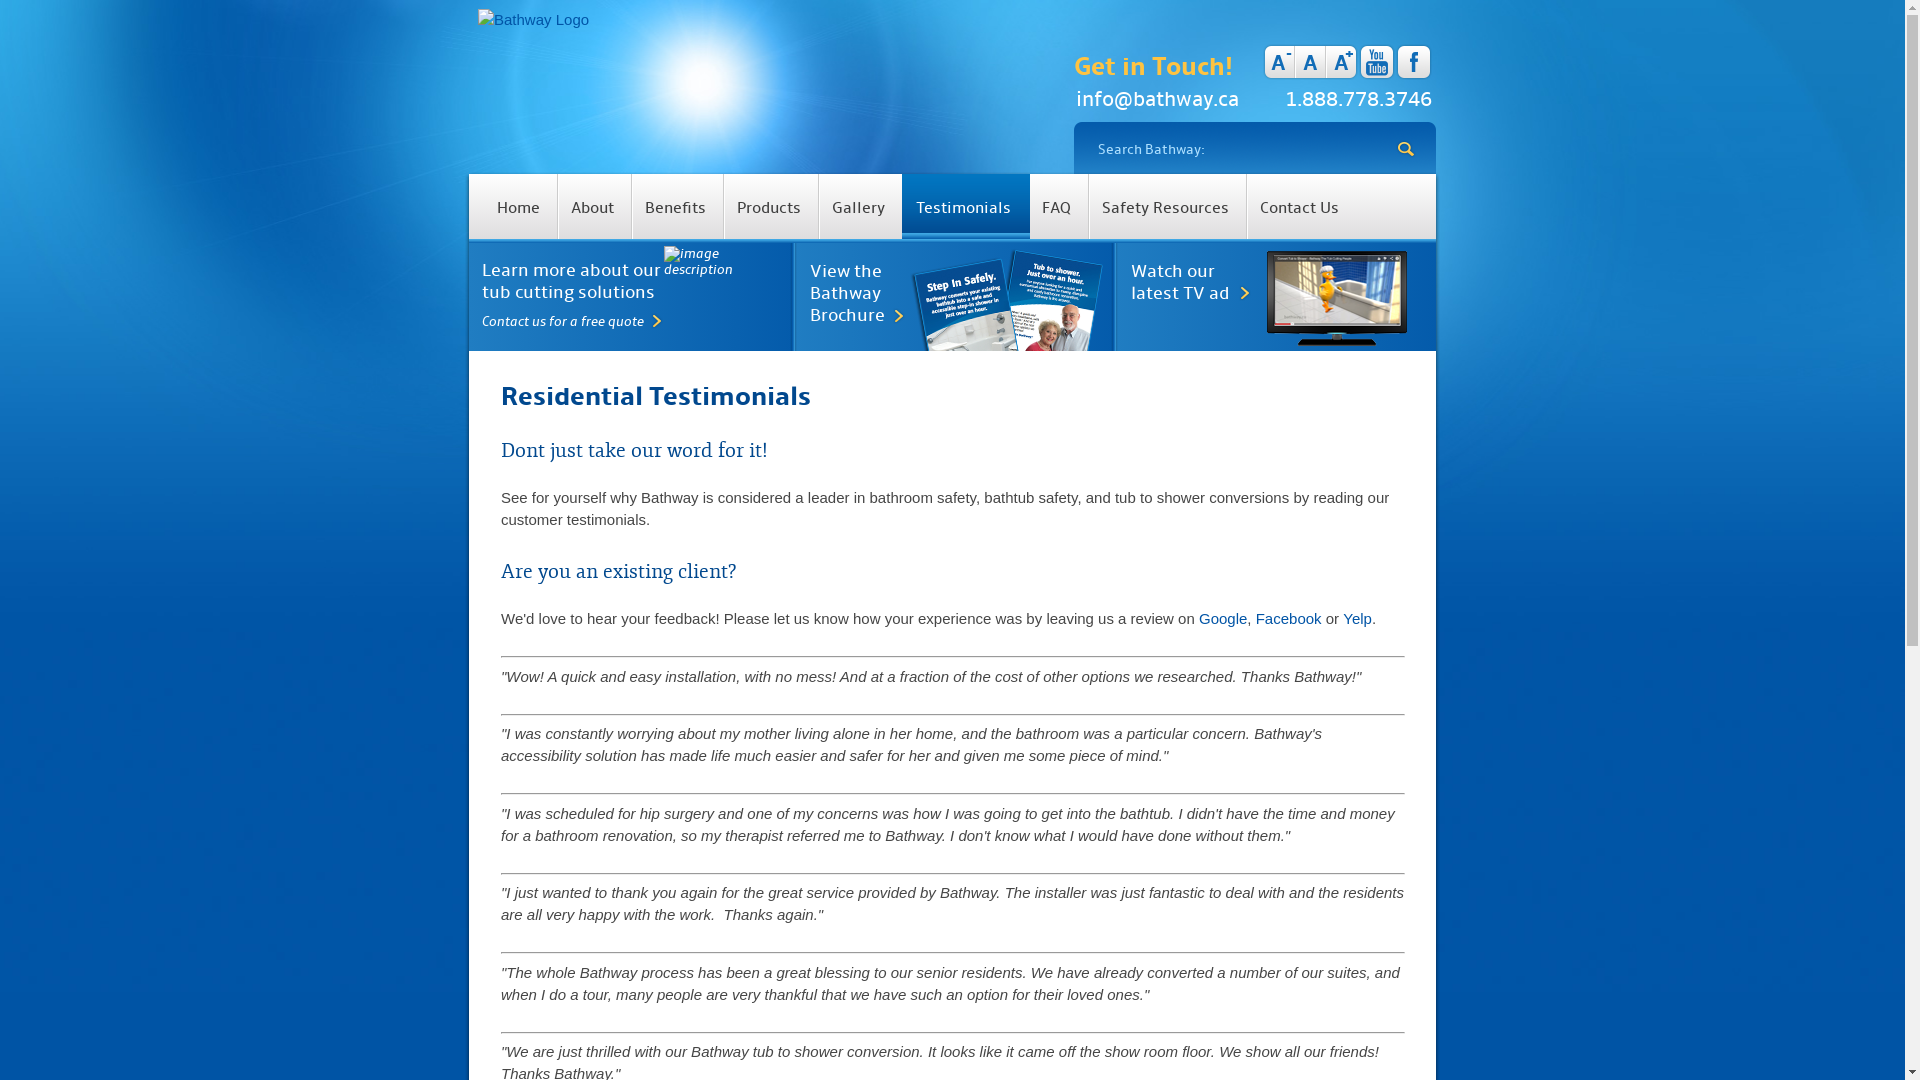  What do you see at coordinates (1357, 617) in the screenshot?
I see `'Yelp'` at bounding box center [1357, 617].